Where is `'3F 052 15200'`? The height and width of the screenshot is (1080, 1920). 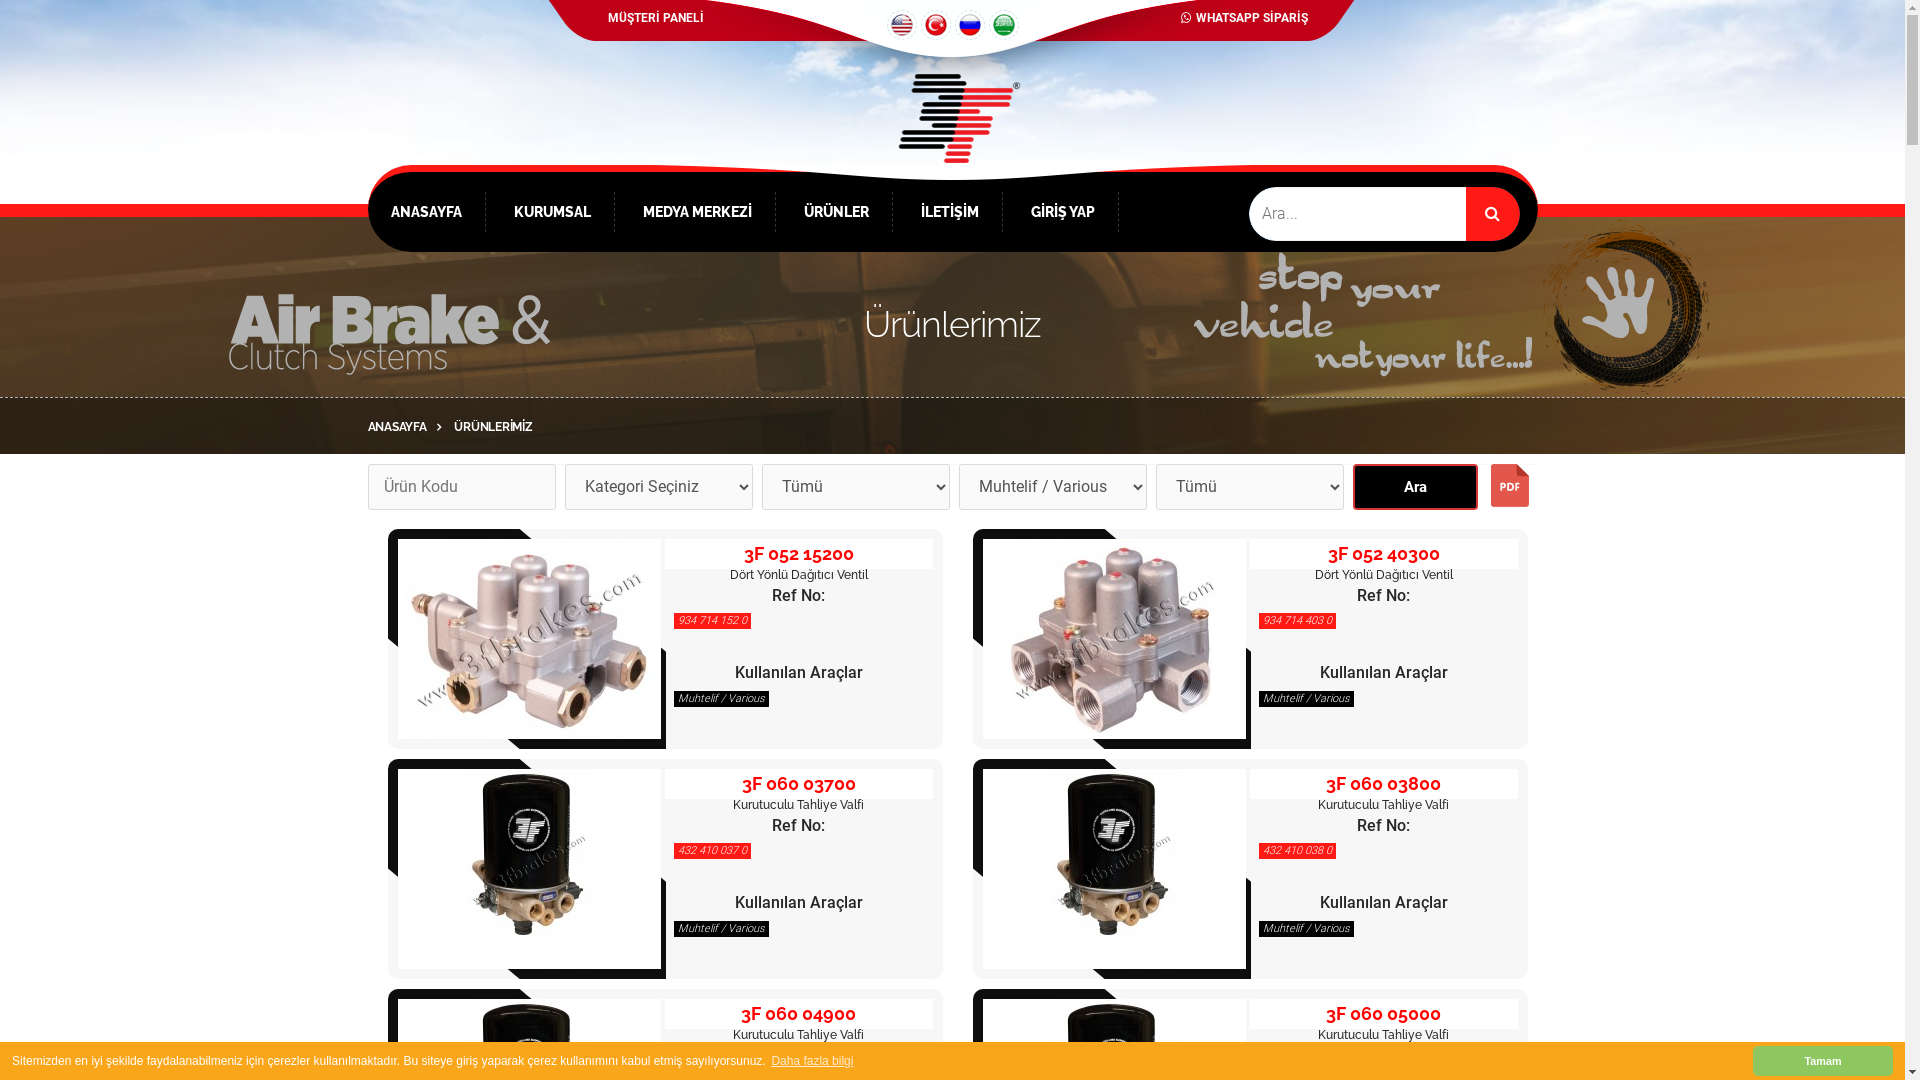
'3F 052 15200' is located at coordinates (528, 639).